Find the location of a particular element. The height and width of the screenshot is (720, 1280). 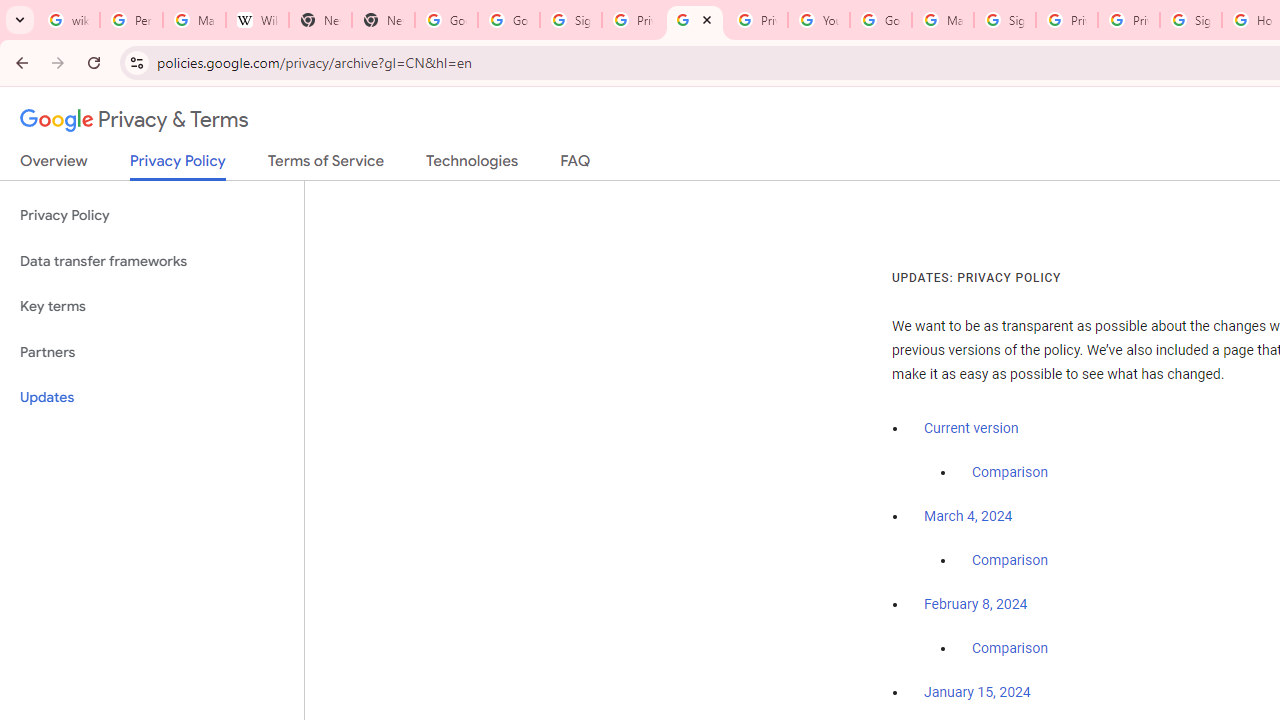

'YouTube' is located at coordinates (819, 20).